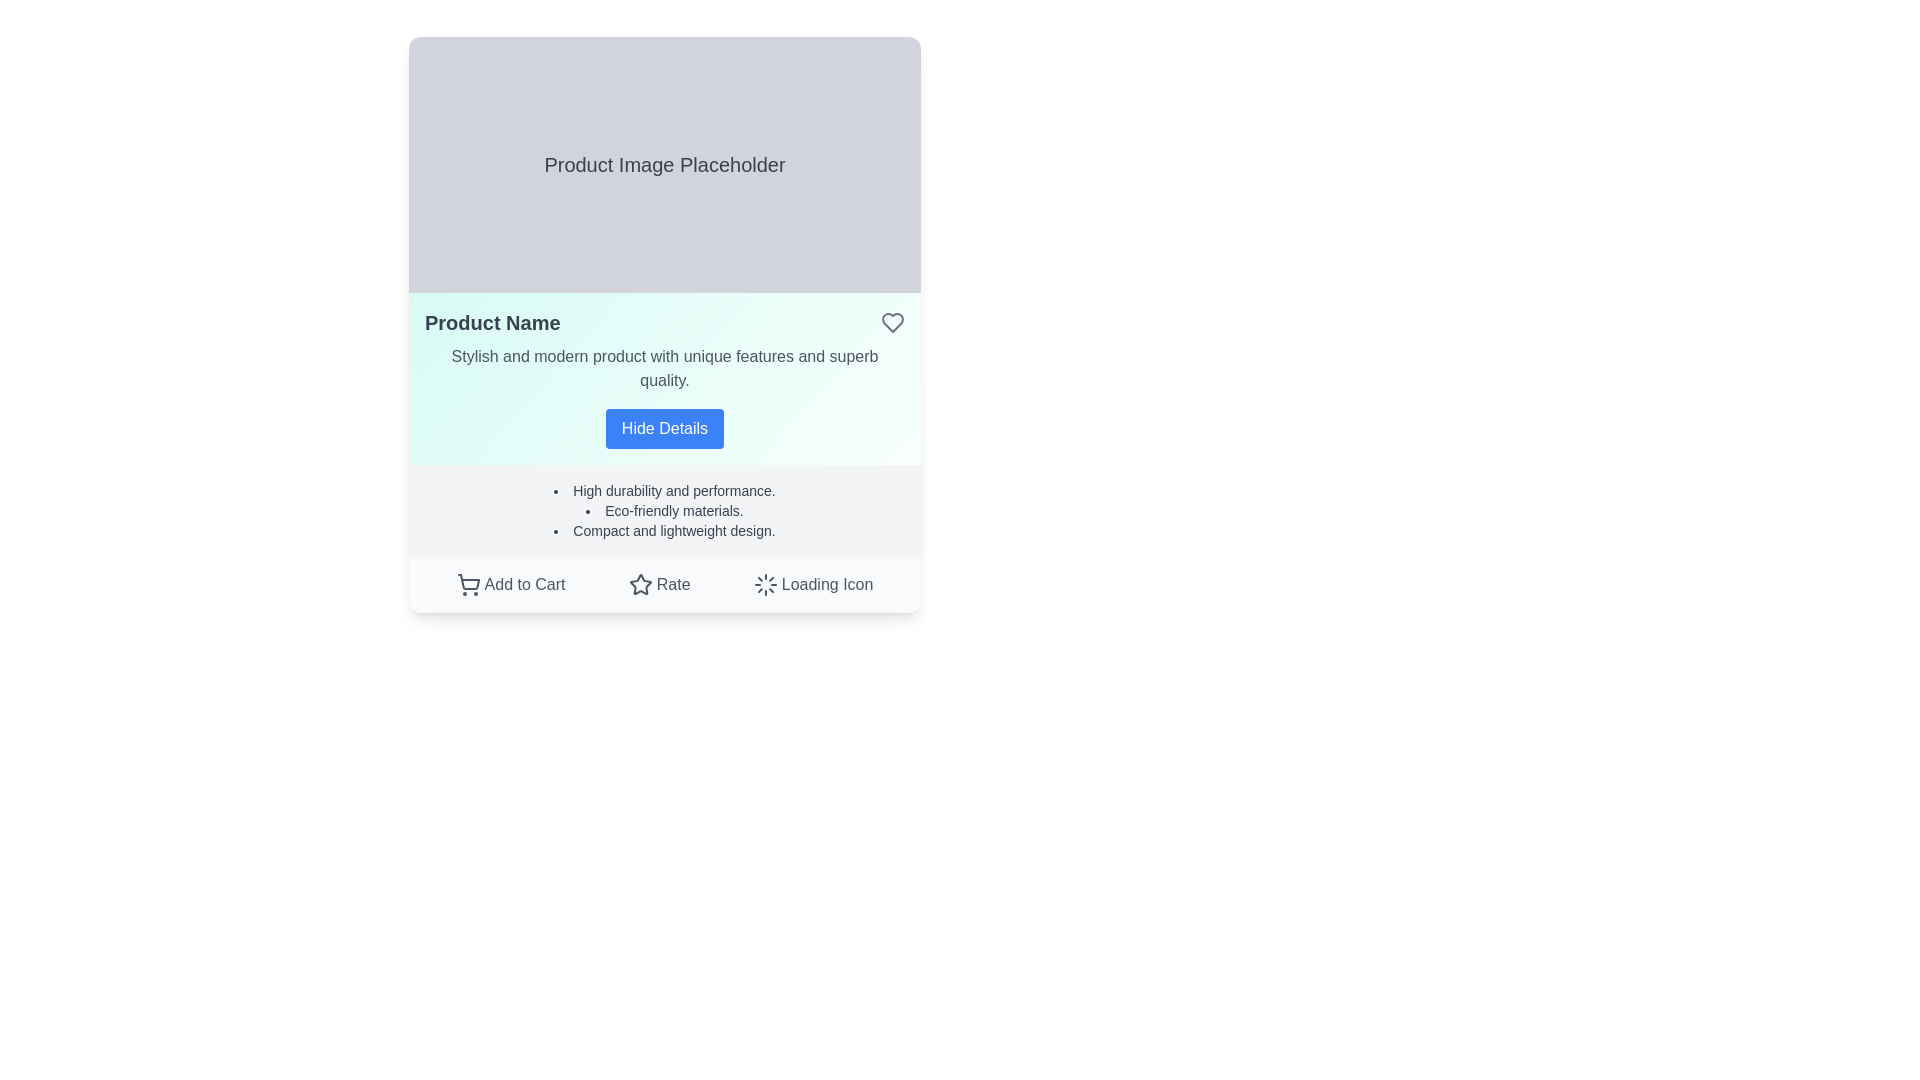  I want to click on the favorite icon located to the right of the 'Product Name' text to mark the associated product as a favorite, so click(891, 322).